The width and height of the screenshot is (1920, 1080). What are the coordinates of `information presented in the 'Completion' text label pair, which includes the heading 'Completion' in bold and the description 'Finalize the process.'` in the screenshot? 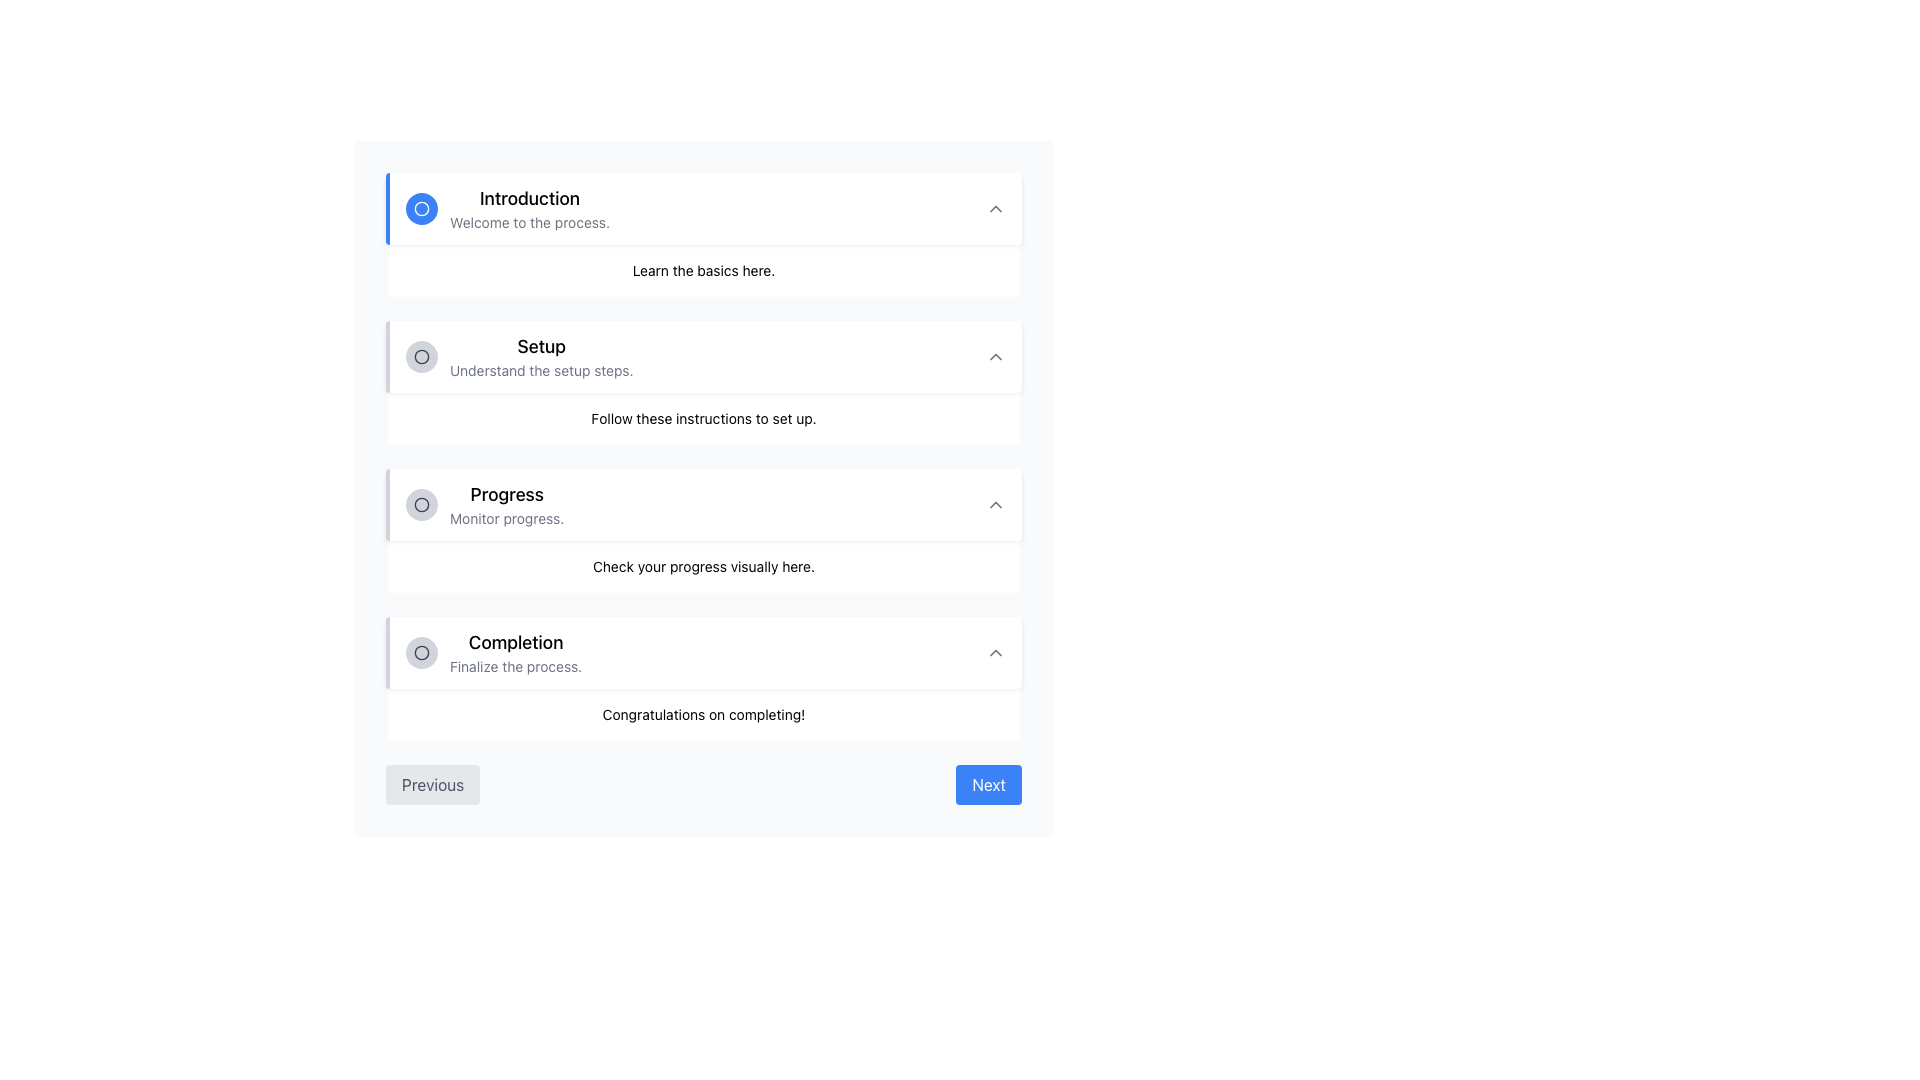 It's located at (516, 652).